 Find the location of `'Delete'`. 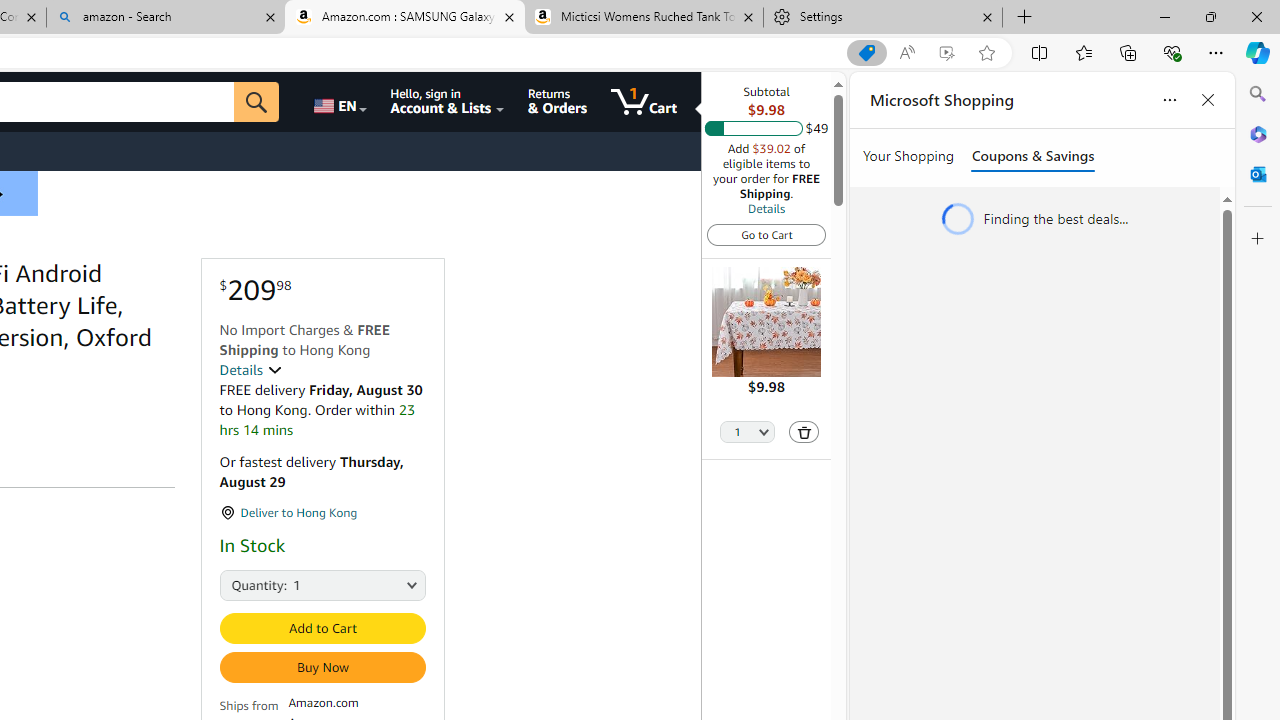

'Delete' is located at coordinates (804, 431).